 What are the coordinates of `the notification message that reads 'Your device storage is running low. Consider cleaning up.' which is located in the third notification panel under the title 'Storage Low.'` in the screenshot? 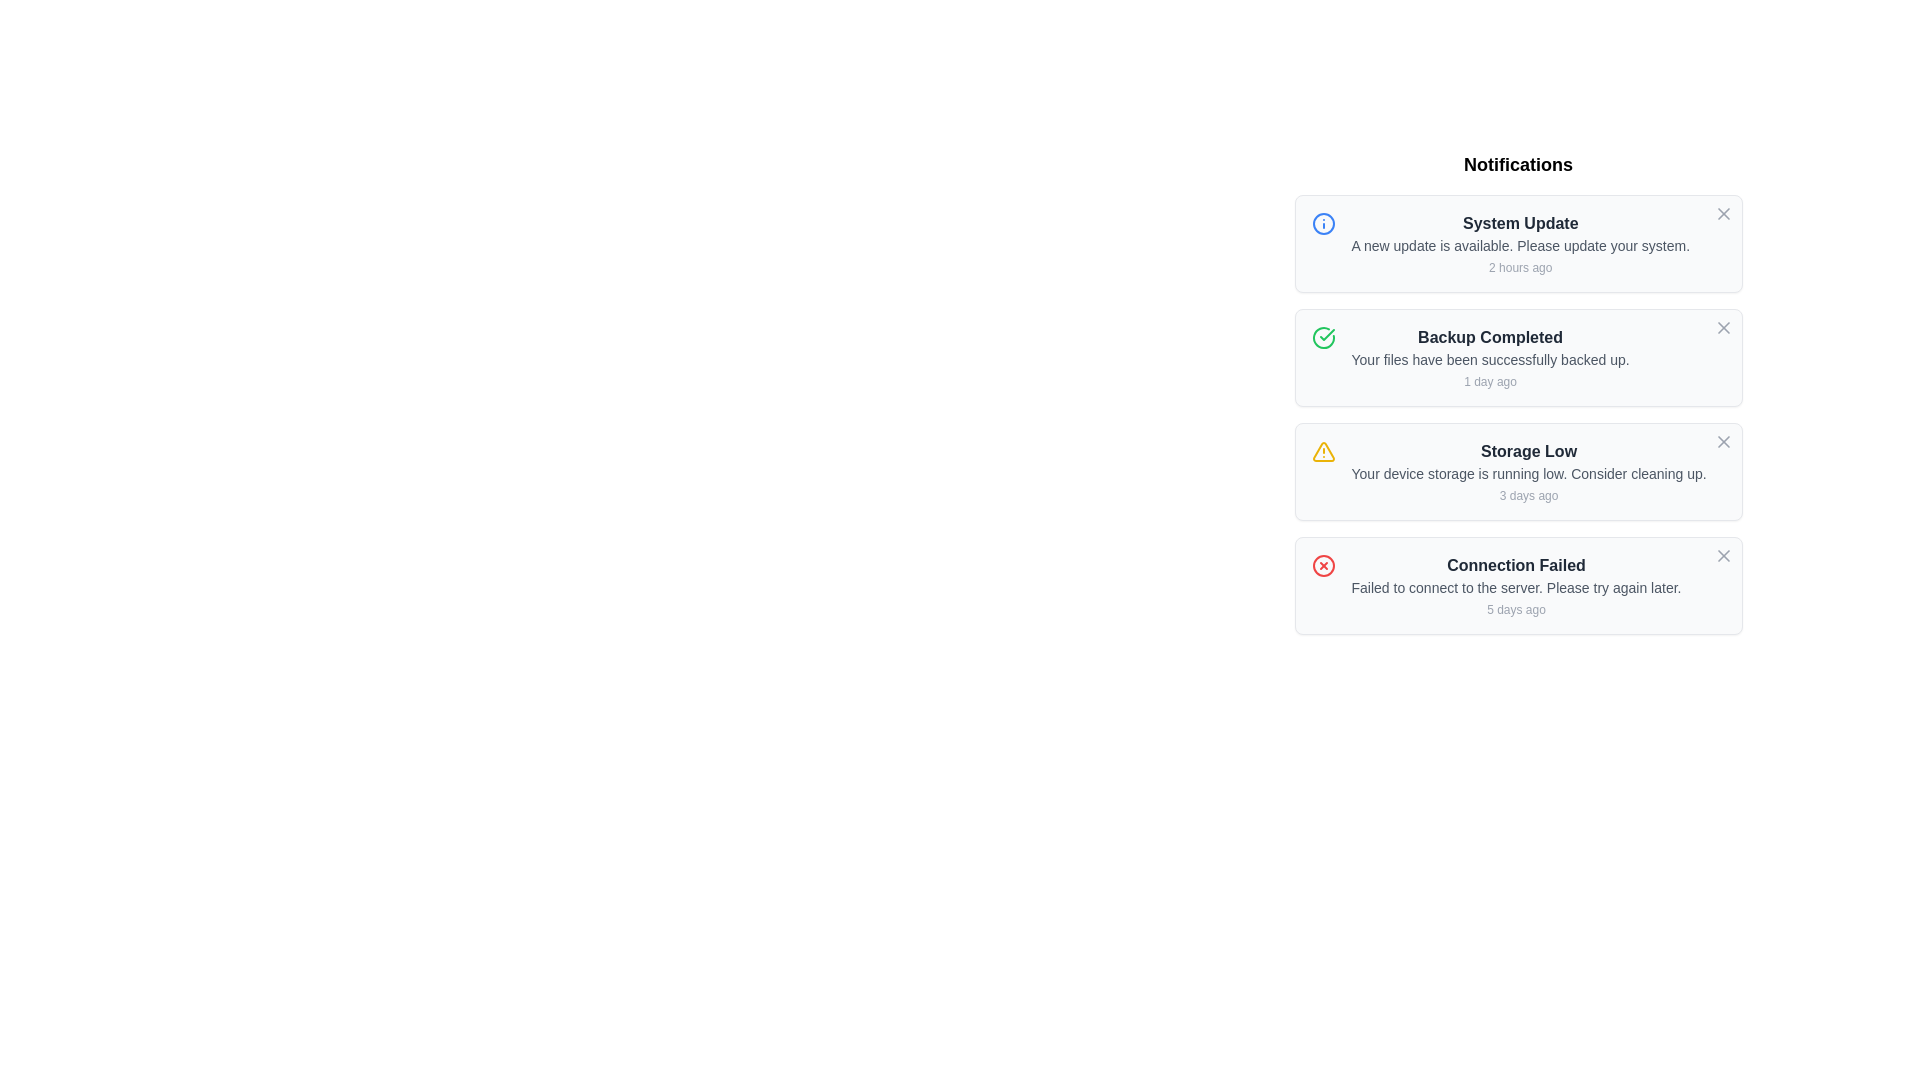 It's located at (1528, 474).